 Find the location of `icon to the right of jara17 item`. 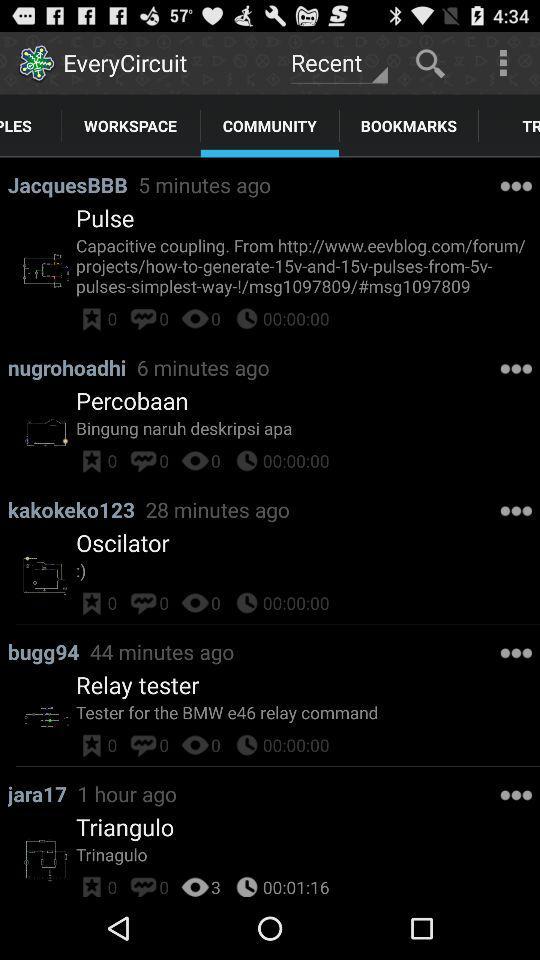

icon to the right of jara17 item is located at coordinates (127, 793).